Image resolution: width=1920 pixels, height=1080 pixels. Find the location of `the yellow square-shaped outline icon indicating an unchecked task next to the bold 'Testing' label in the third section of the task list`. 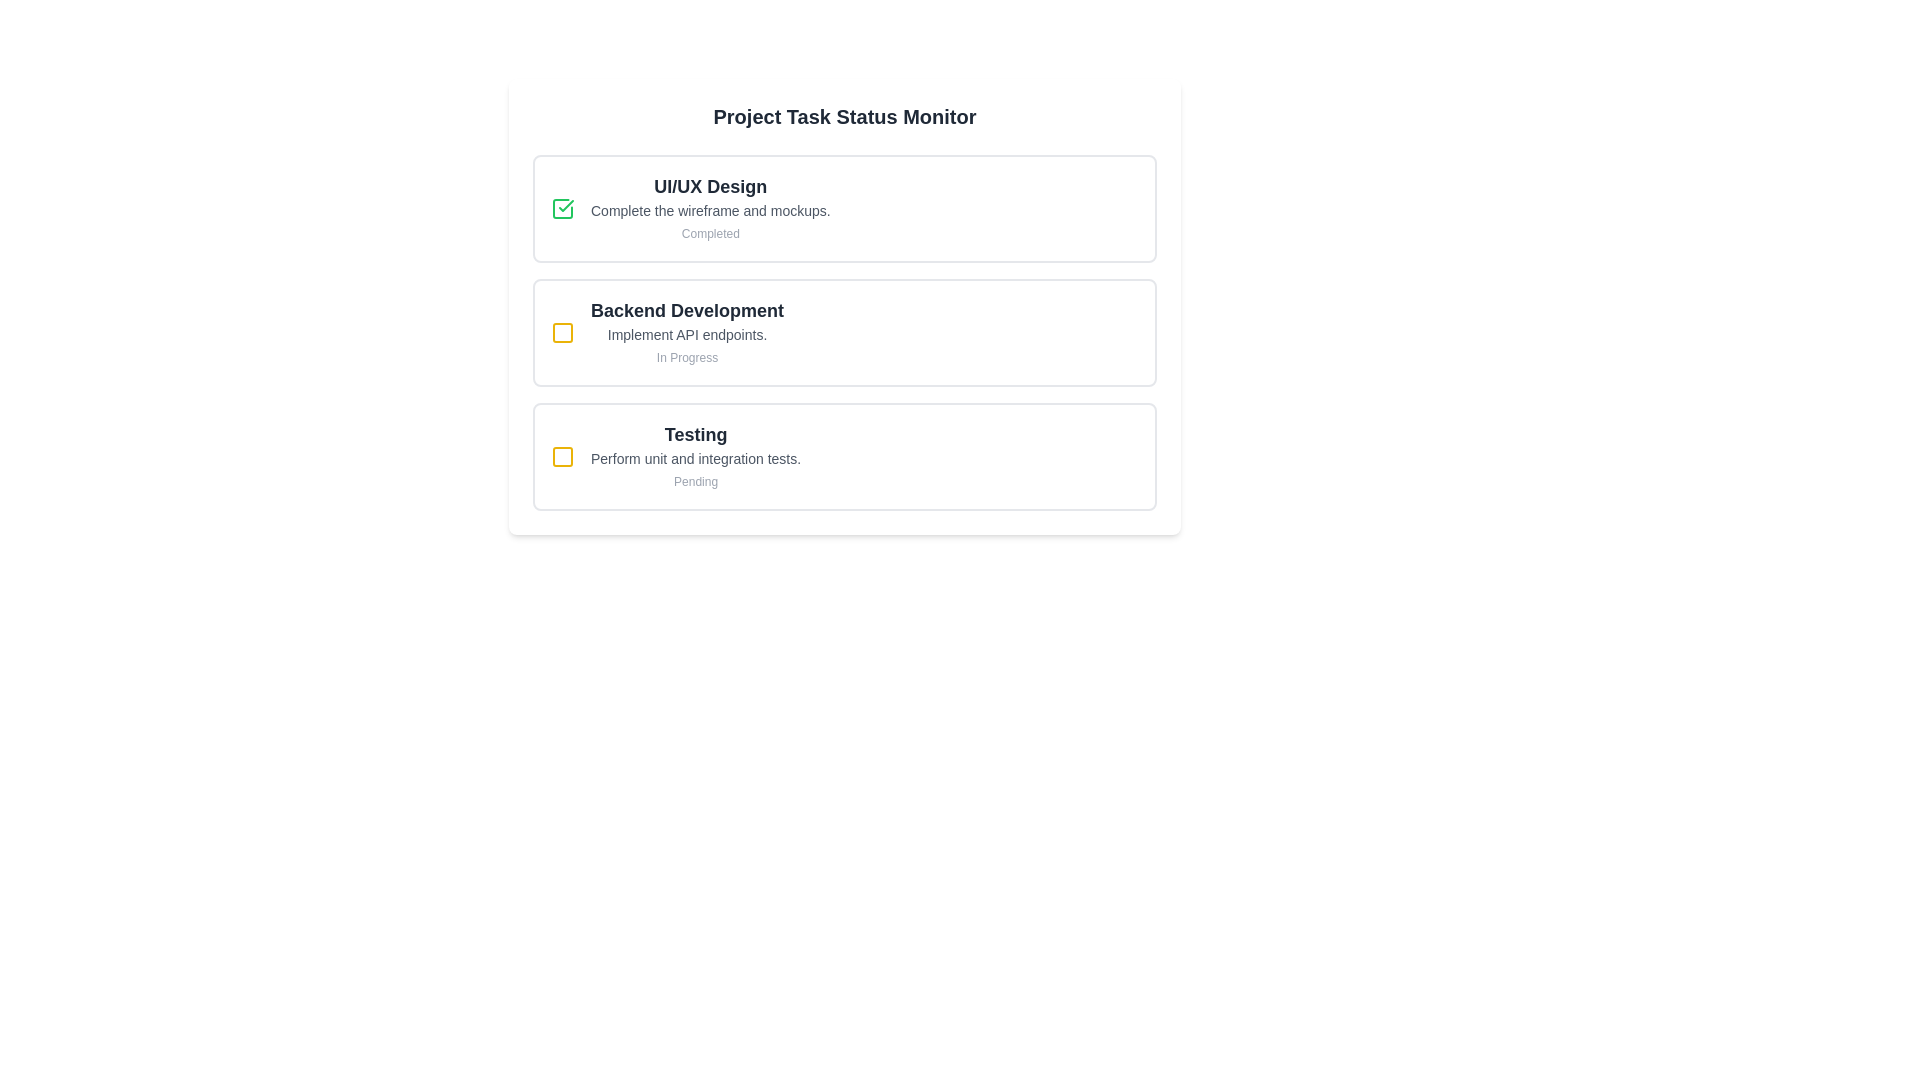

the yellow square-shaped outline icon indicating an unchecked task next to the bold 'Testing' label in the third section of the task list is located at coordinates (570, 456).